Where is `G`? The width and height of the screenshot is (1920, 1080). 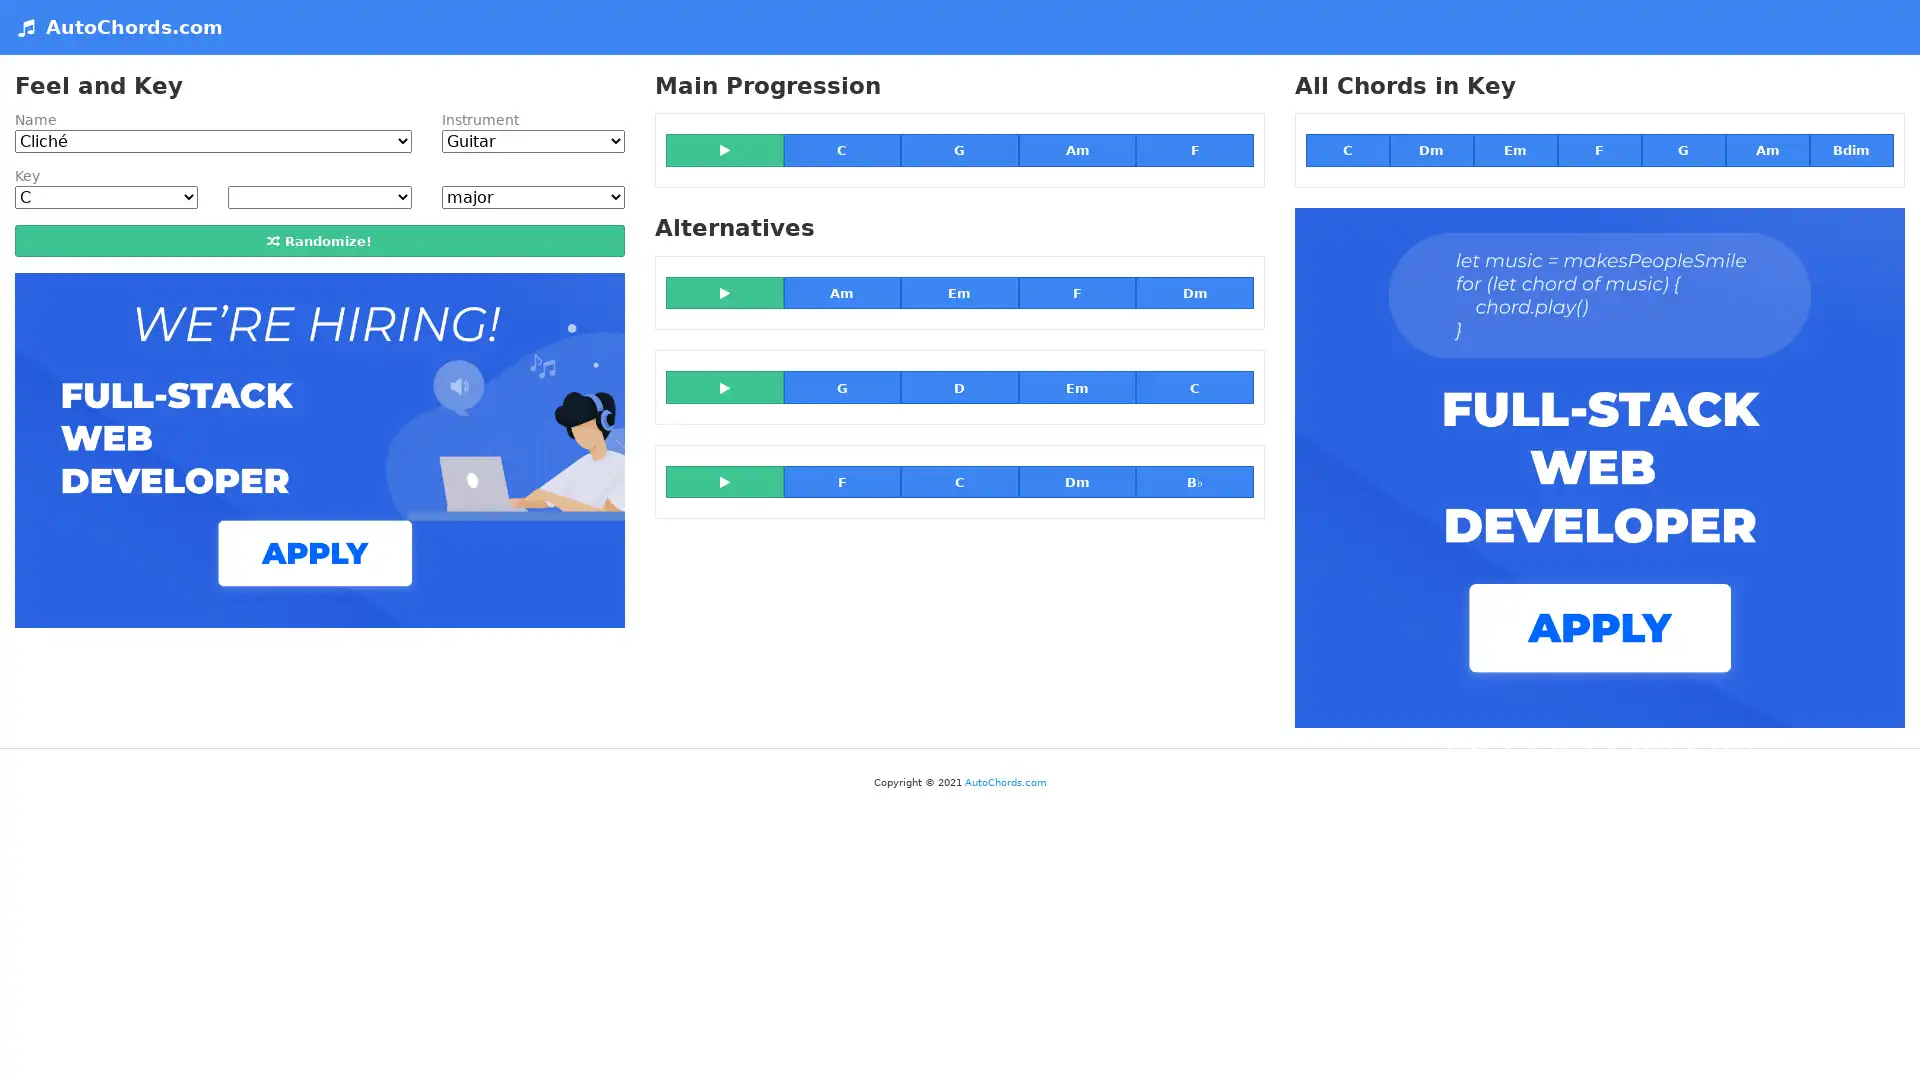
G is located at coordinates (958, 149).